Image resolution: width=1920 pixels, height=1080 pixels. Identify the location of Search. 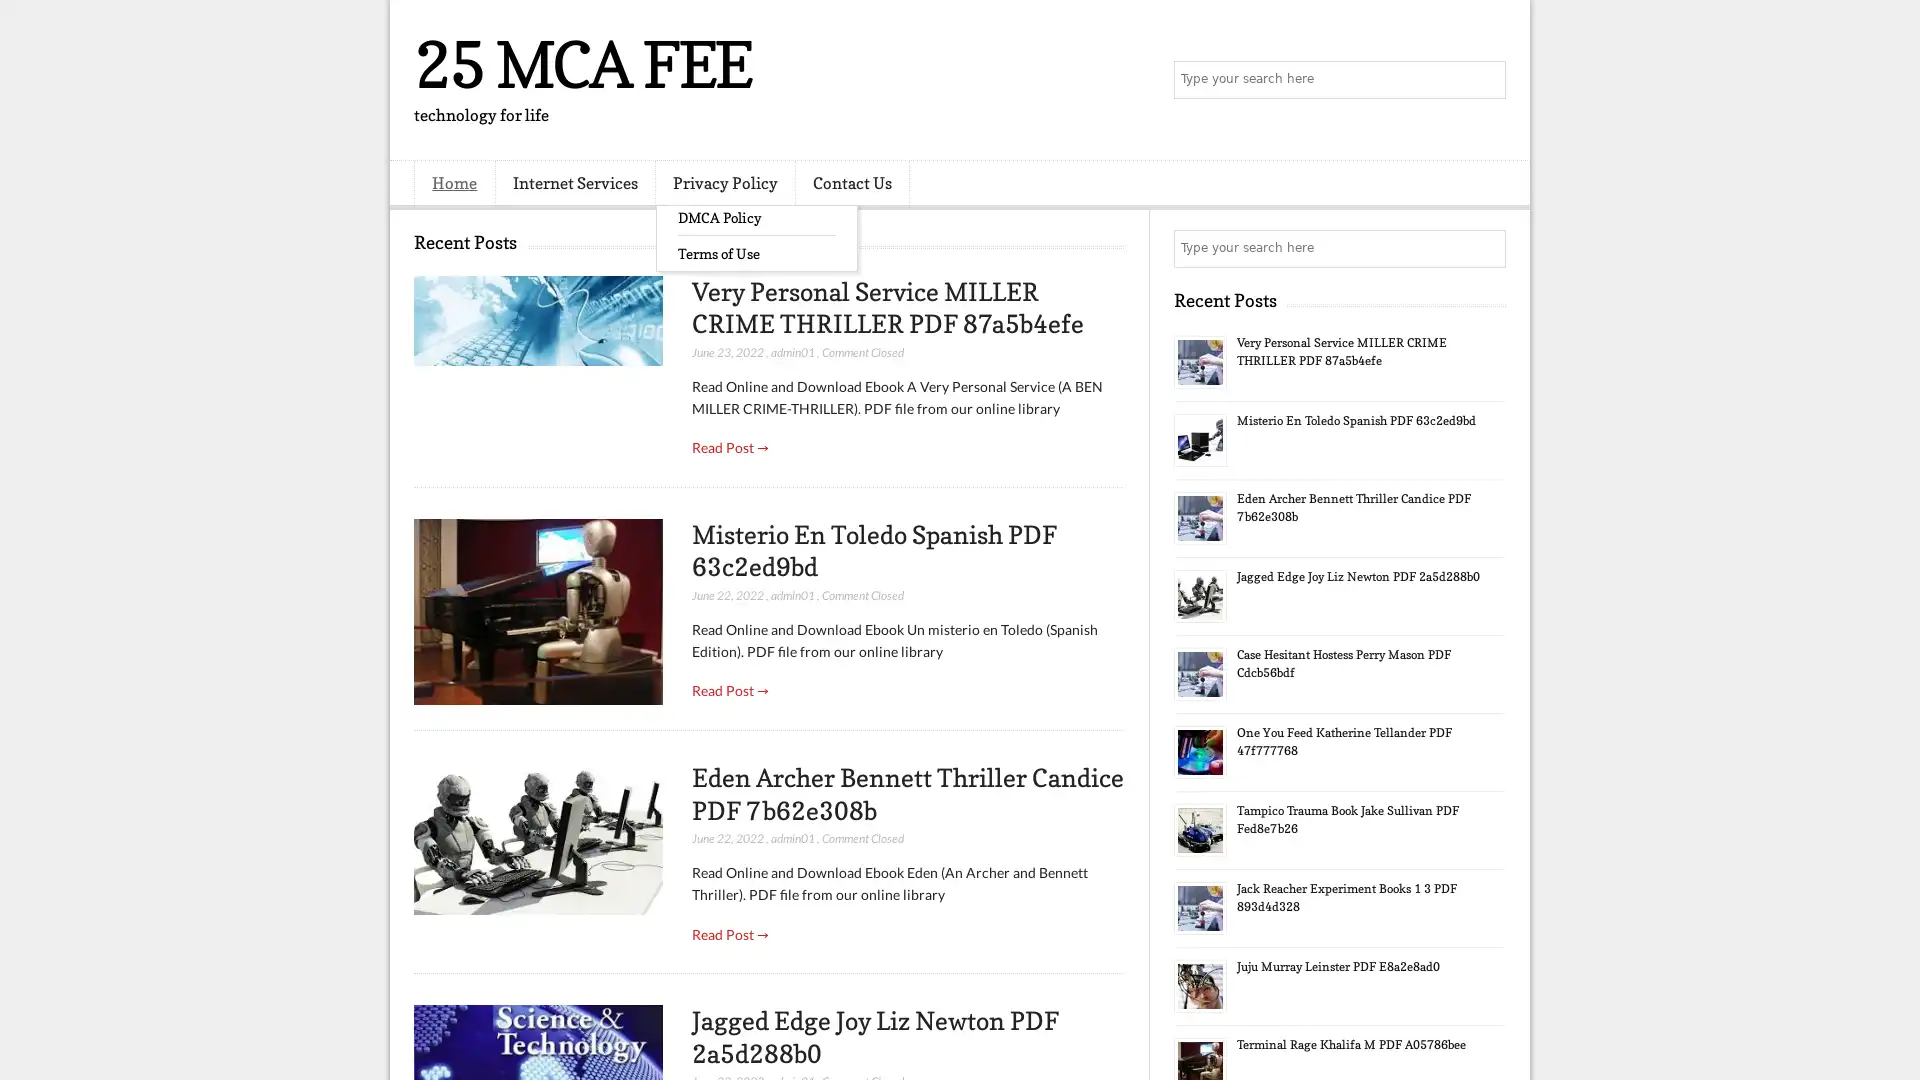
(1485, 80).